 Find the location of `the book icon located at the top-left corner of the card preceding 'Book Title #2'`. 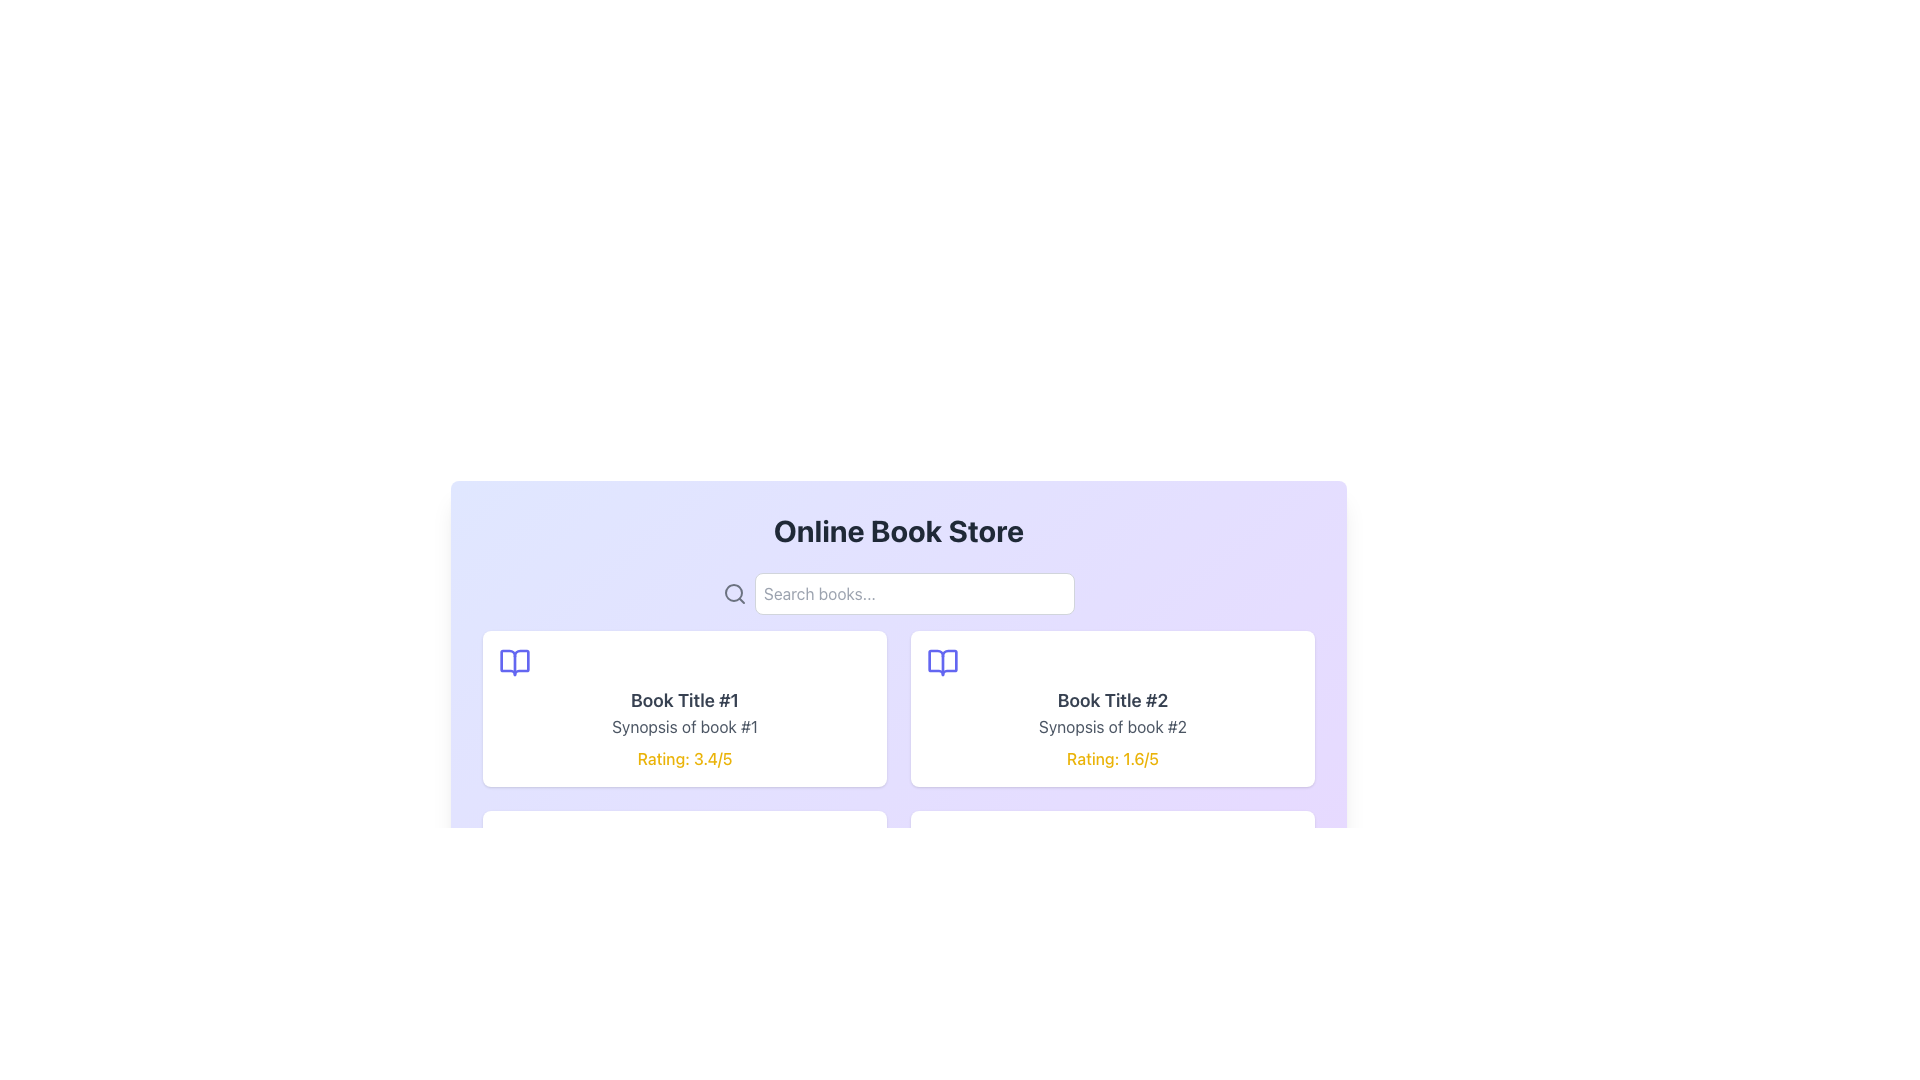

the book icon located at the top-left corner of the card preceding 'Book Title #2' is located at coordinates (941, 663).